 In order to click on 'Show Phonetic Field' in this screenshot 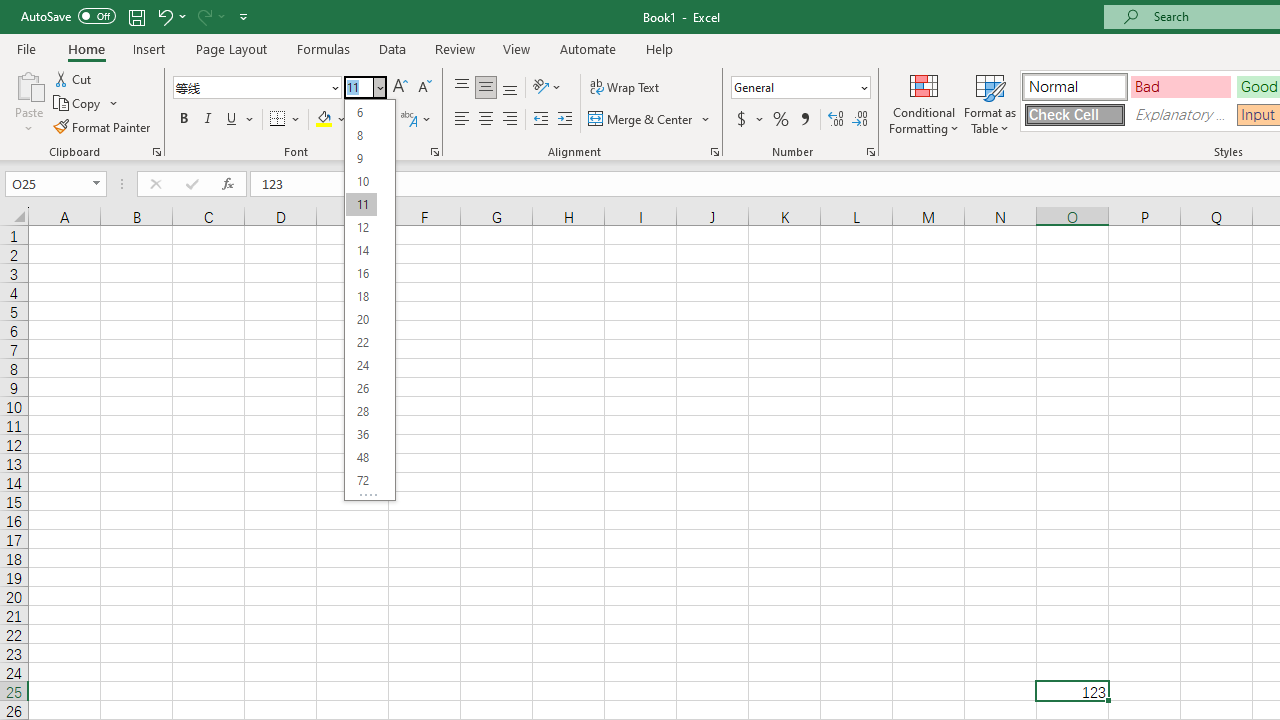, I will do `click(407, 119)`.